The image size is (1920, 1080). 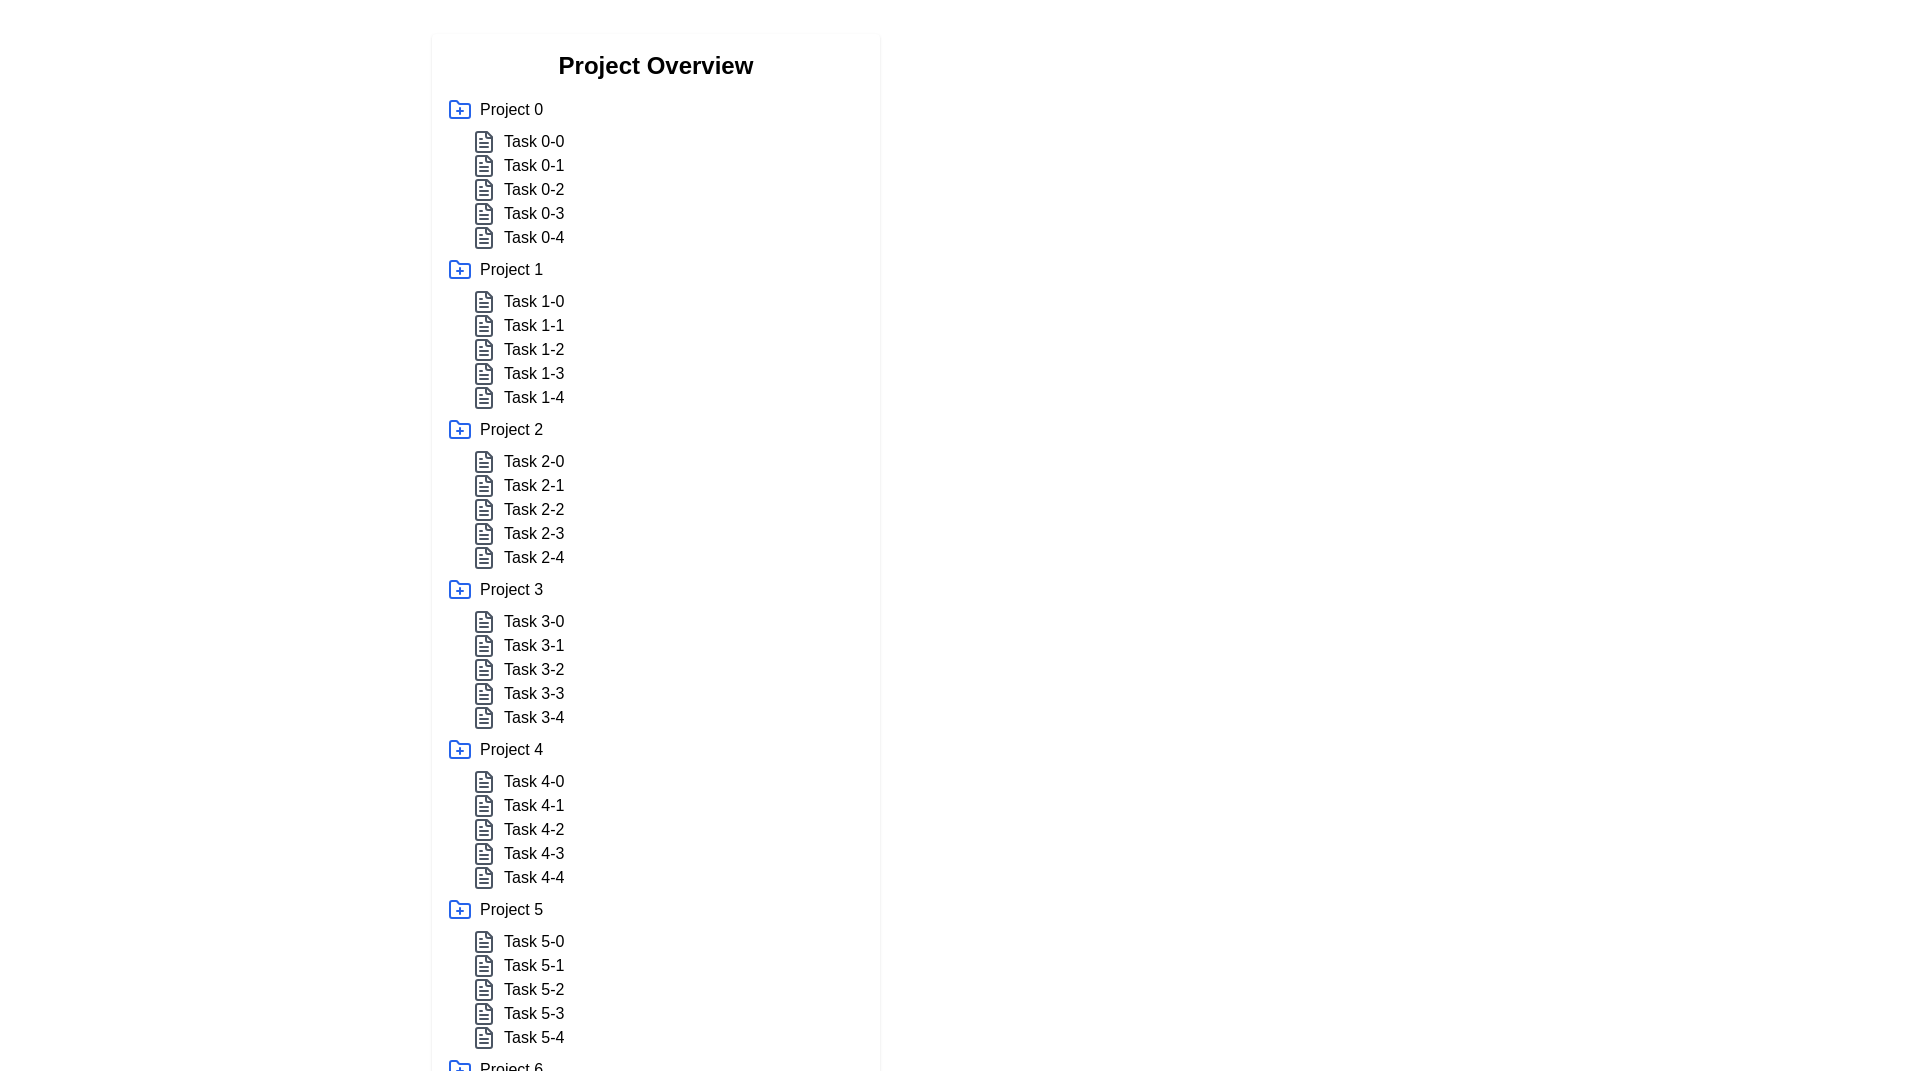 I want to click on the document icon that is part of the vertical list of file icons, located adjacent to the label 'Task 4-1' under the 'Project 4' section, so click(x=484, y=805).